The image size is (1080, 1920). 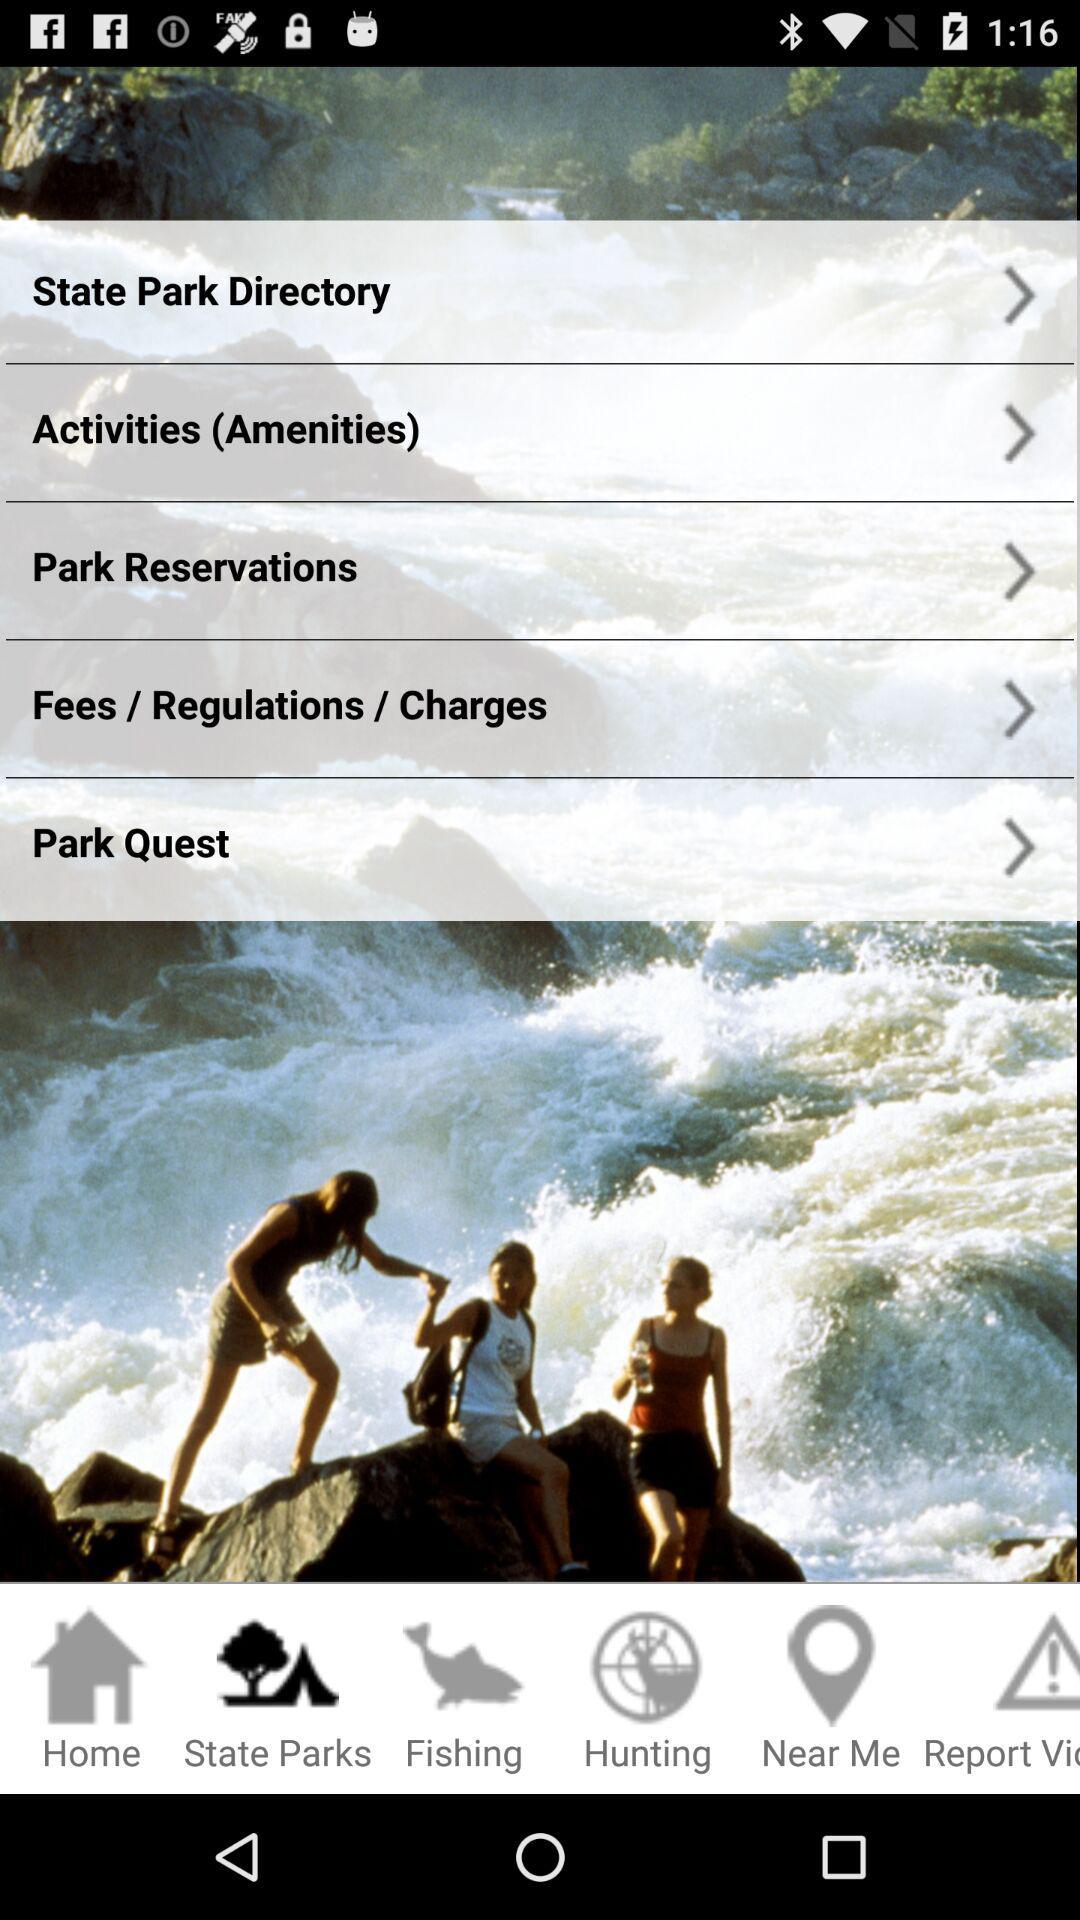 What do you see at coordinates (463, 1689) in the screenshot?
I see `the fishing option` at bounding box center [463, 1689].